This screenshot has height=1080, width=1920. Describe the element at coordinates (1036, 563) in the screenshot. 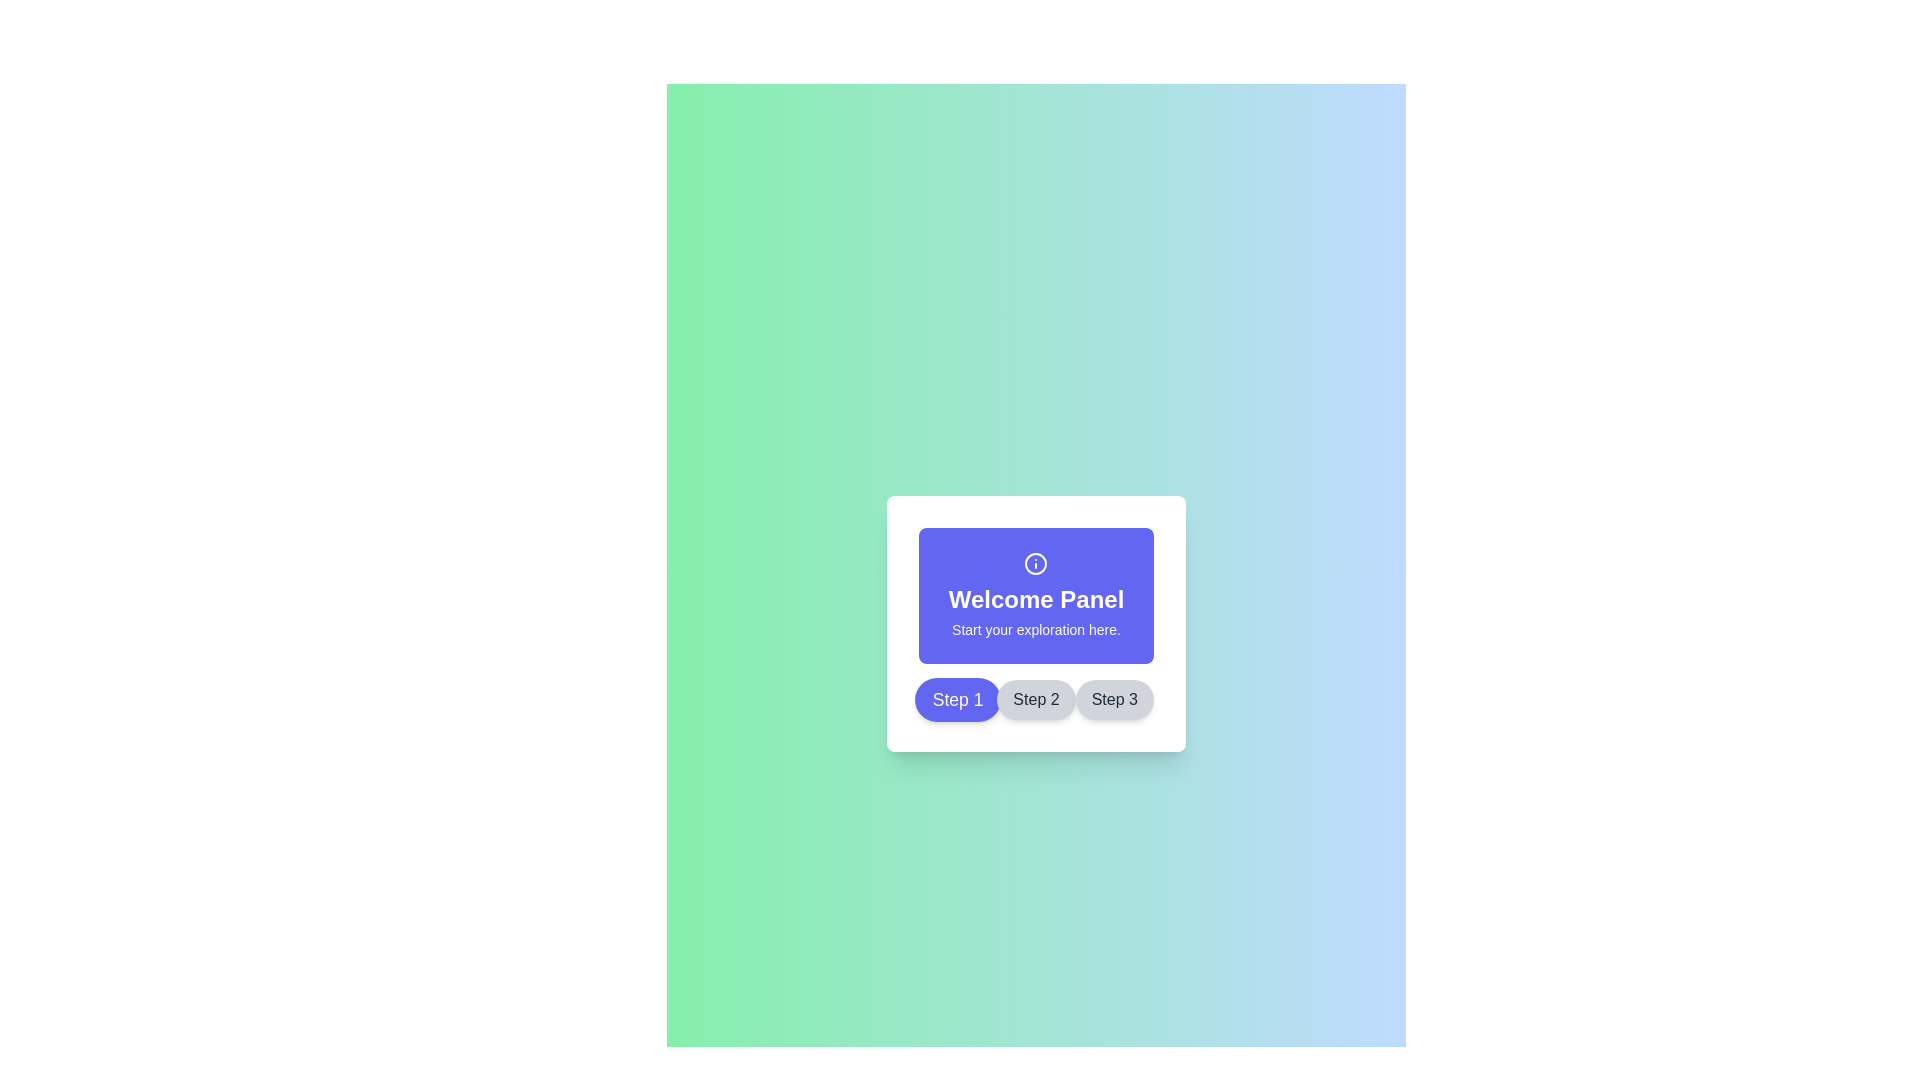

I see `the circular 'info' icon located at the top of the 'Welcome Panel' card, which features a vertical line and a dot above it, on a blue background` at that location.